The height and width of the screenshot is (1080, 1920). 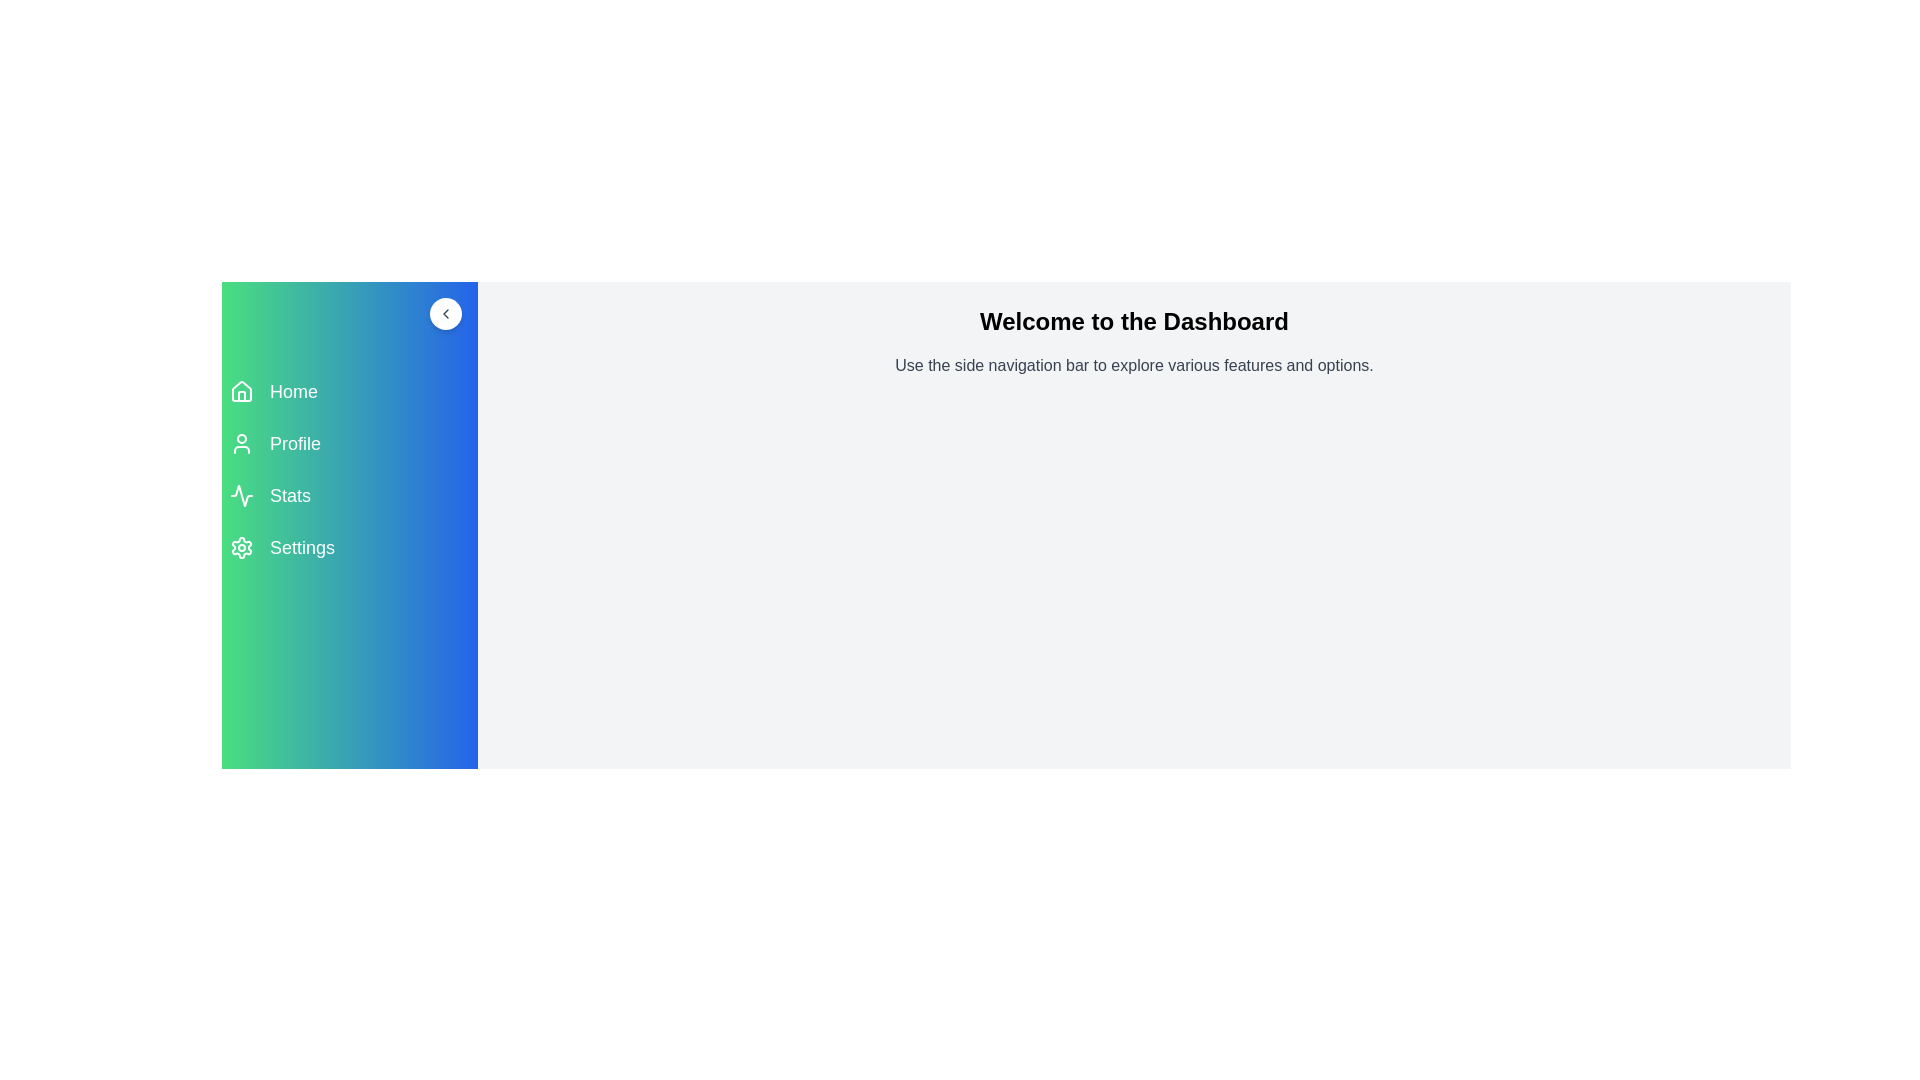 What do you see at coordinates (445, 313) in the screenshot?
I see `the chevron icon located at the upper-right edge of the vertical navigation bar` at bounding box center [445, 313].